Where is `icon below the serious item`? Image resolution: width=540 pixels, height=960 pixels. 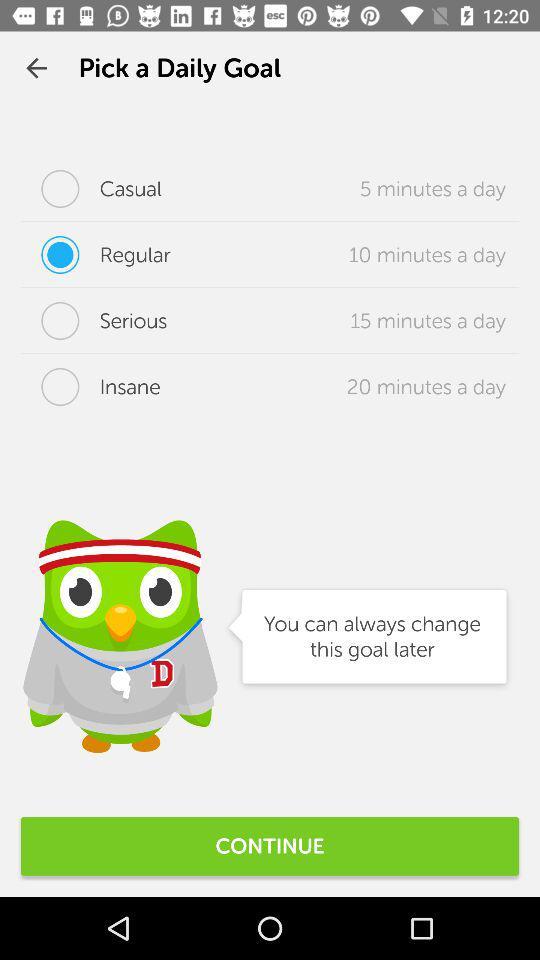
icon below the serious item is located at coordinates (89, 385).